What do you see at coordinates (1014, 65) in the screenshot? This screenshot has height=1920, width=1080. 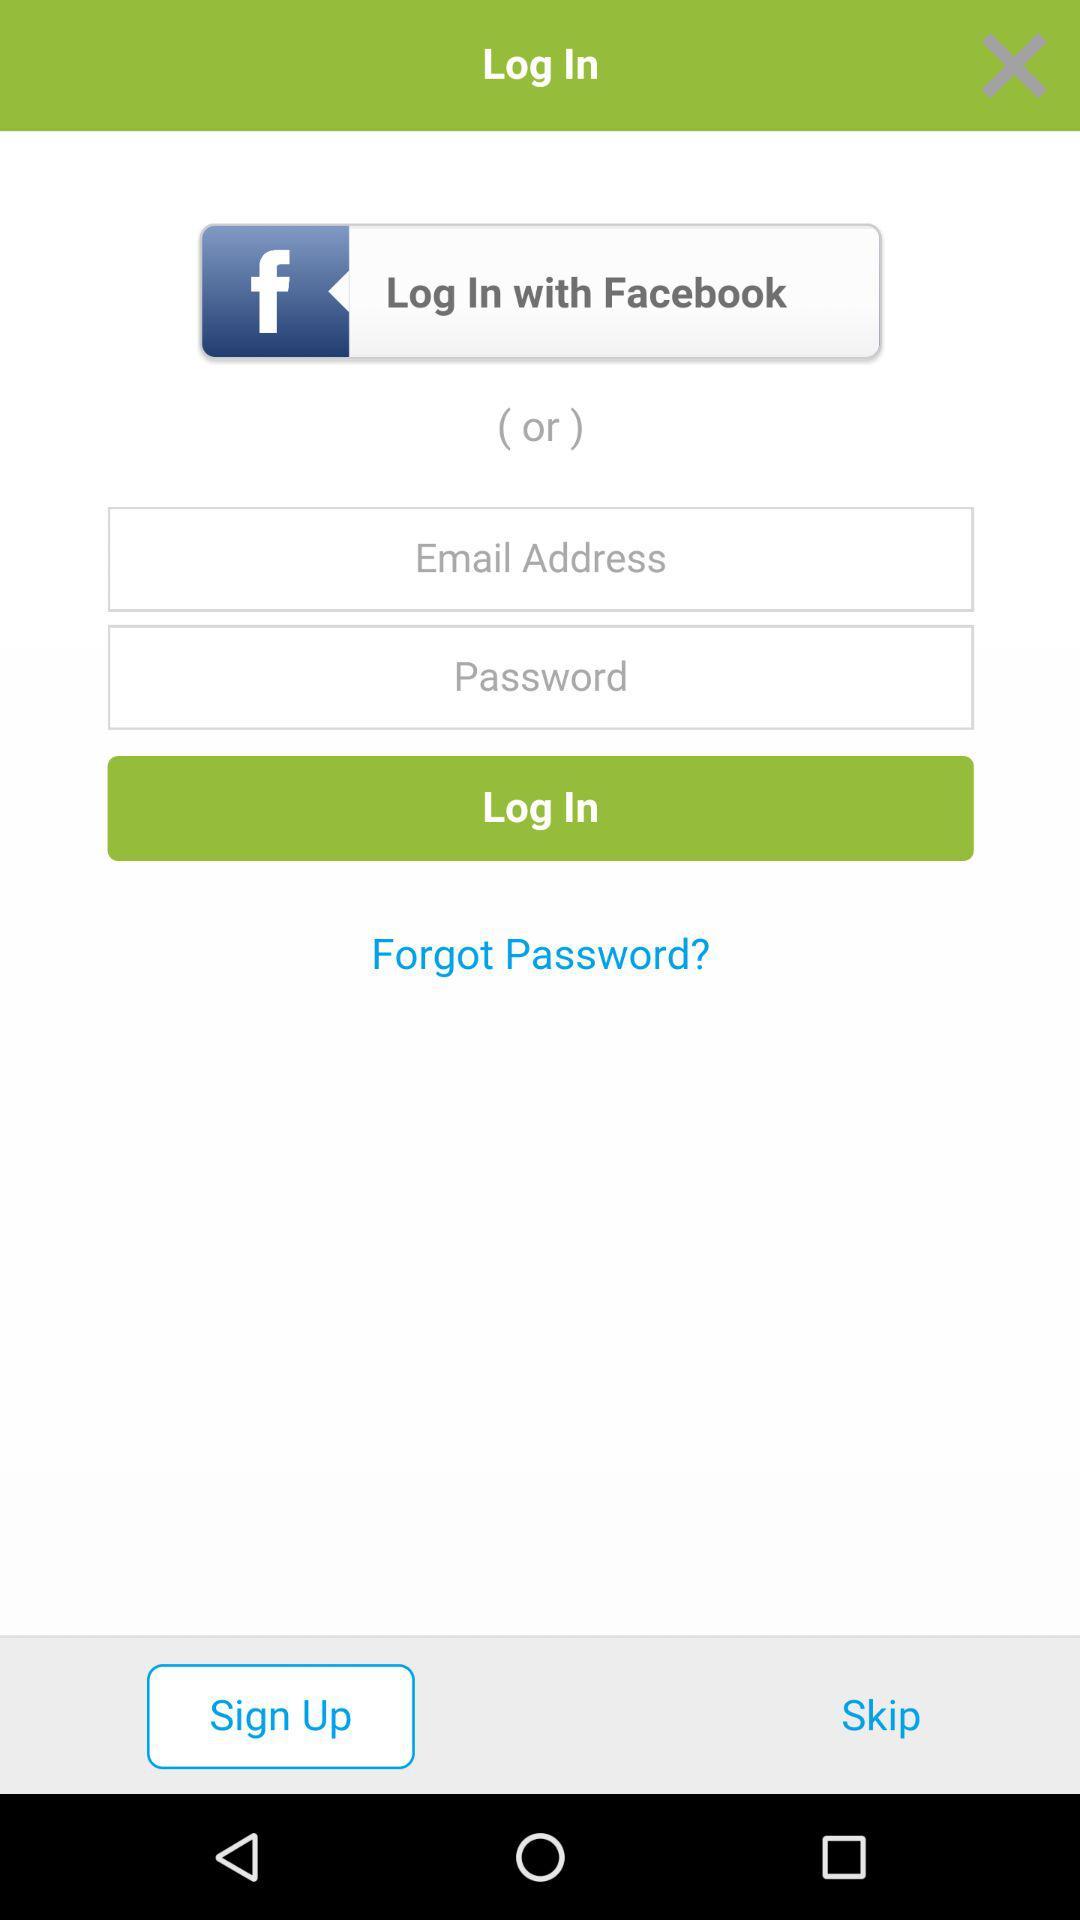 I see `the tab` at bounding box center [1014, 65].